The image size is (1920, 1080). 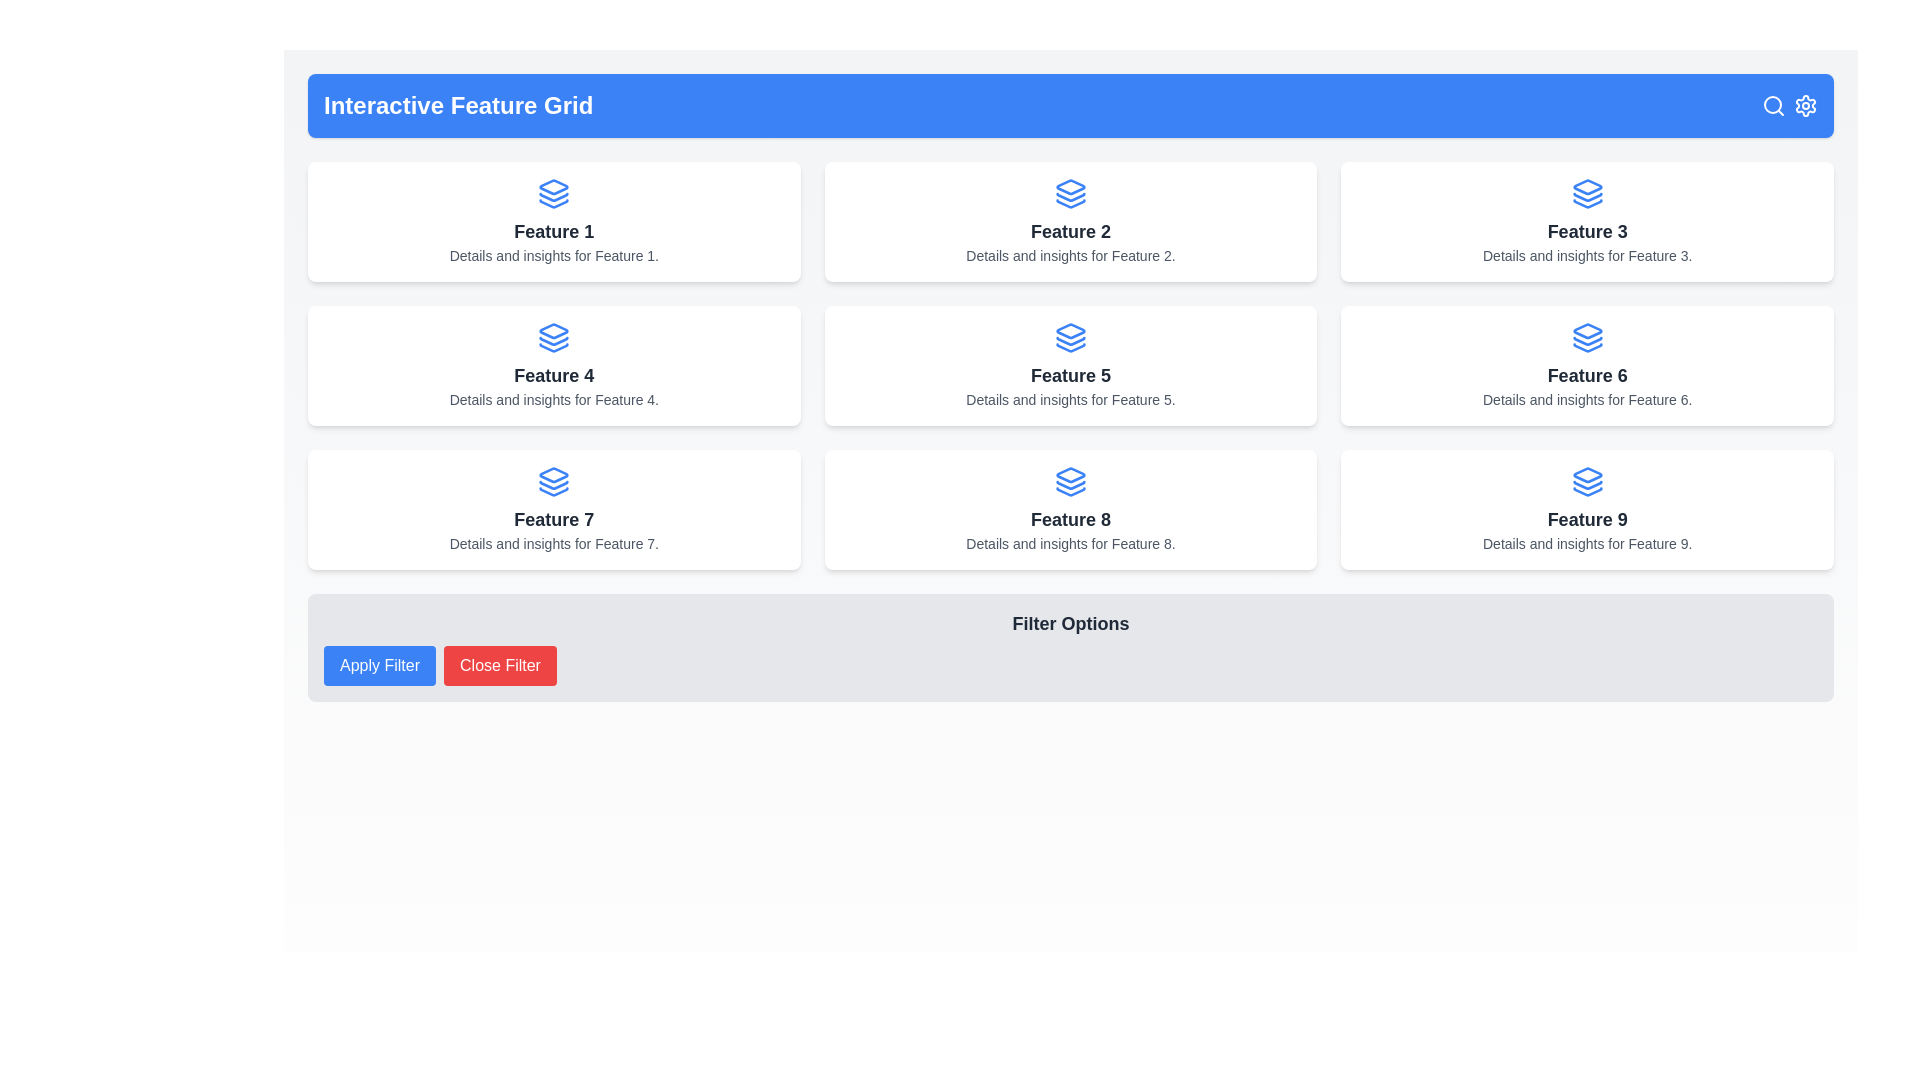 I want to click on the text label element that serves as the title for the 'Feature 8' card, located in the central column of the third row, positioned below a decorative icon, so click(x=1069, y=519).